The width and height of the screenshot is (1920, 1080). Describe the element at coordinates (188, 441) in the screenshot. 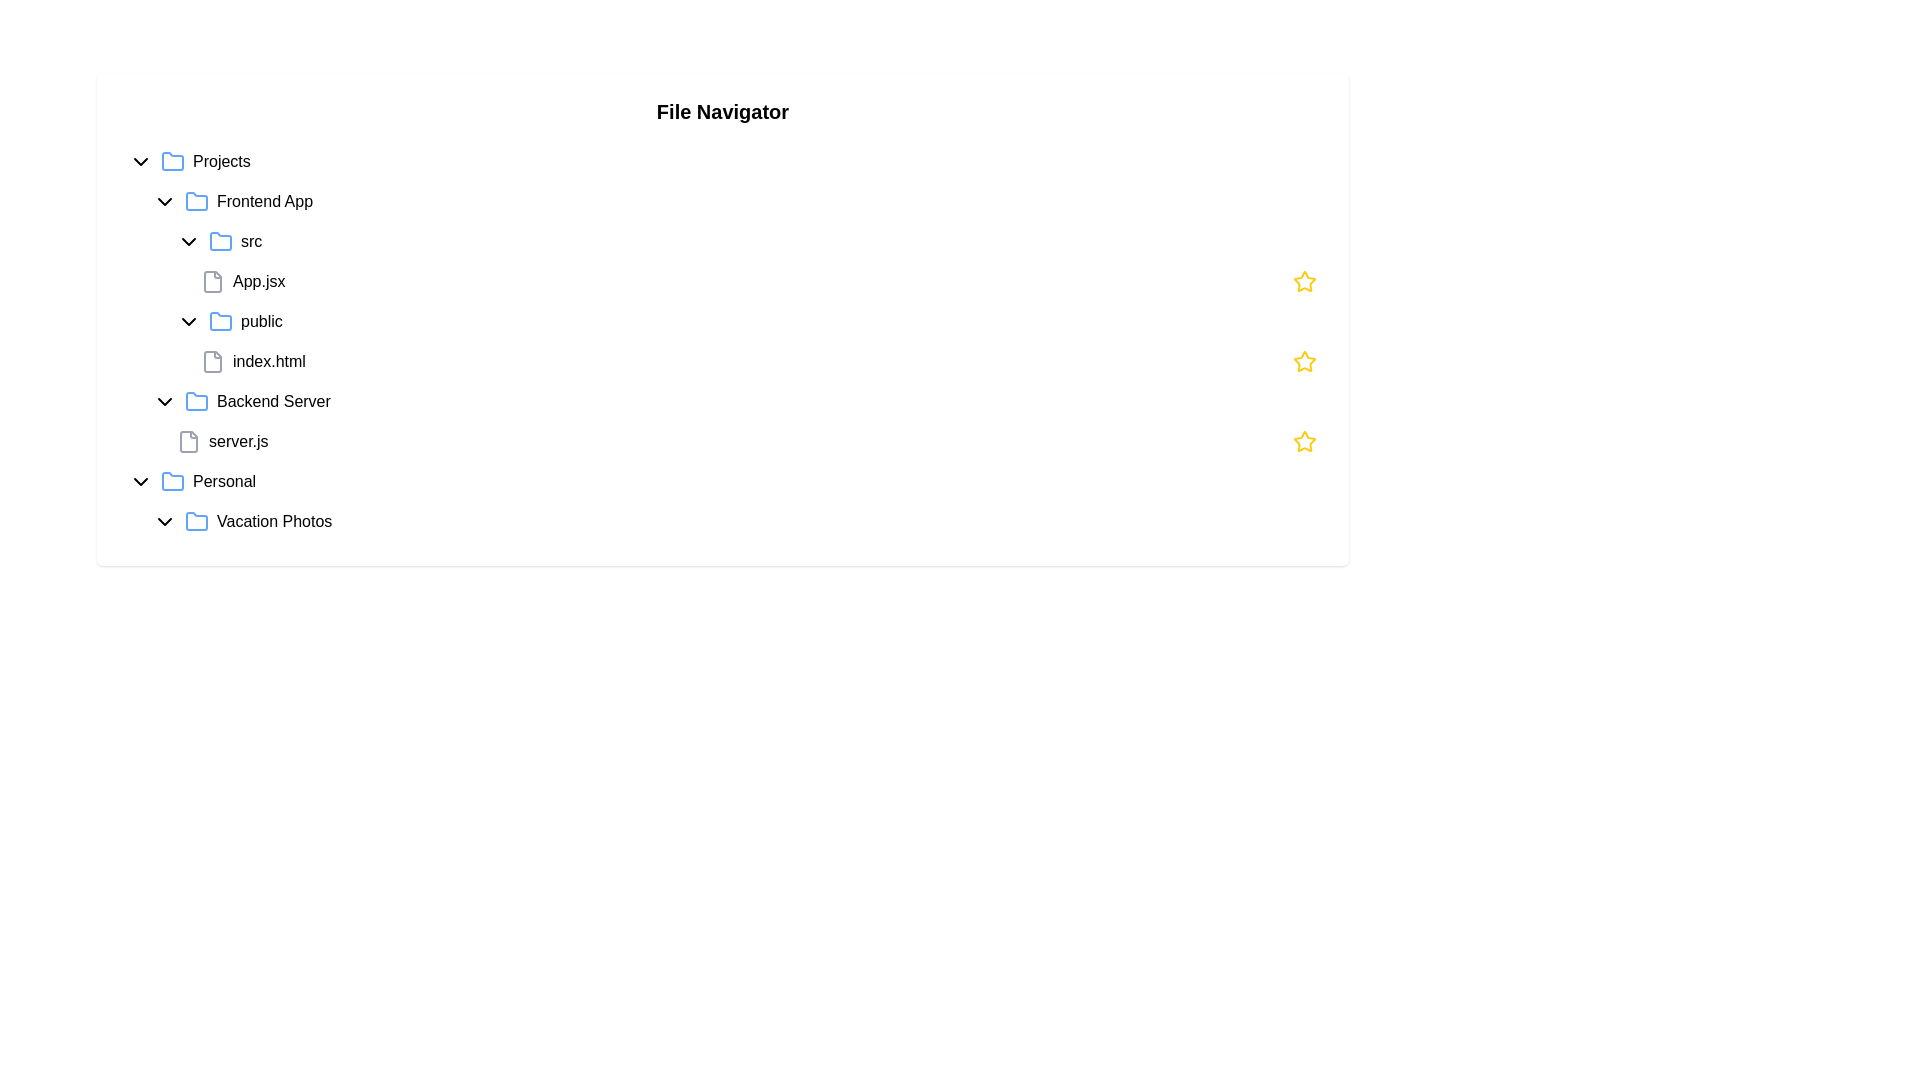

I see `the document file icon located in the 'Backend Server' folder, which is visually represented with sharp rectangular edges, positioned directly to the left of the 'server.js' file text` at that location.